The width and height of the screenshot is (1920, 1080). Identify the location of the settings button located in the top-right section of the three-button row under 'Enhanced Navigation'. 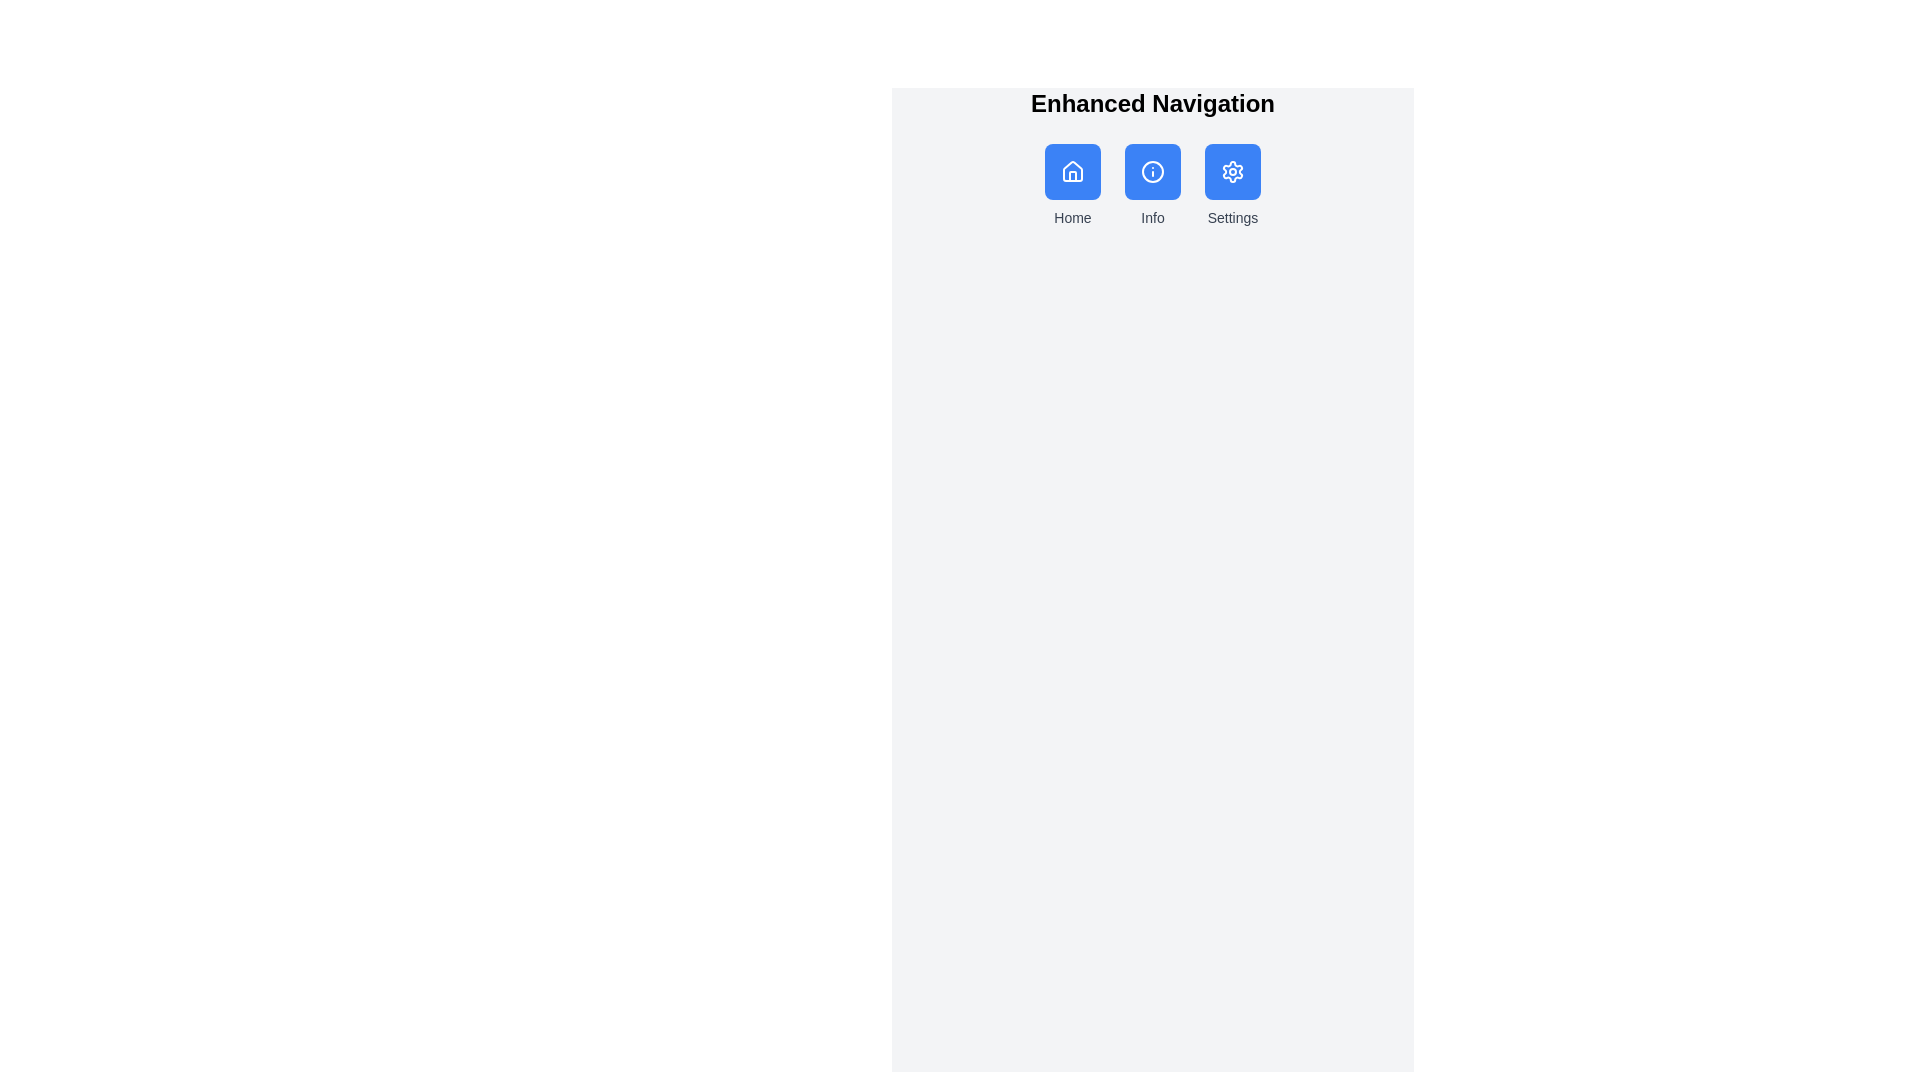
(1232, 171).